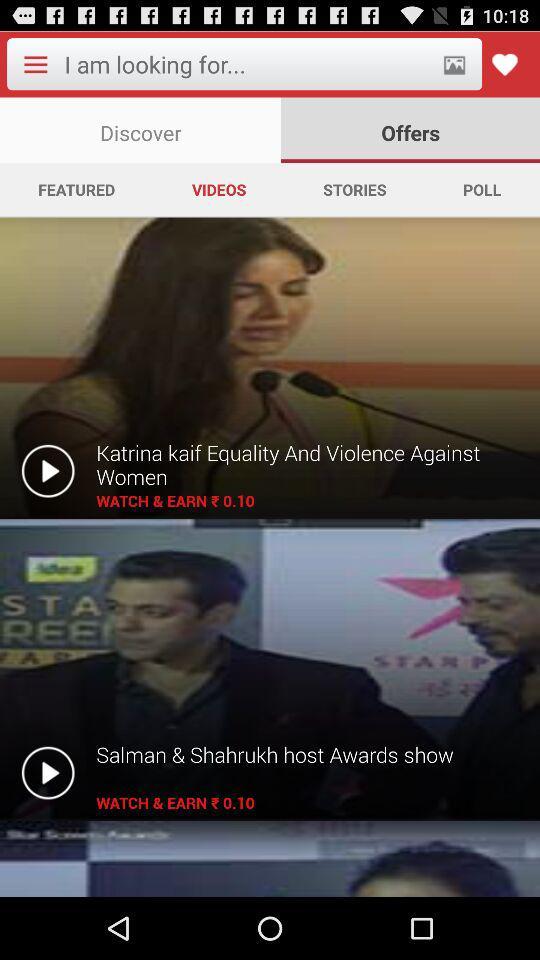 The width and height of the screenshot is (540, 960). I want to click on the app next to the stories app, so click(218, 189).